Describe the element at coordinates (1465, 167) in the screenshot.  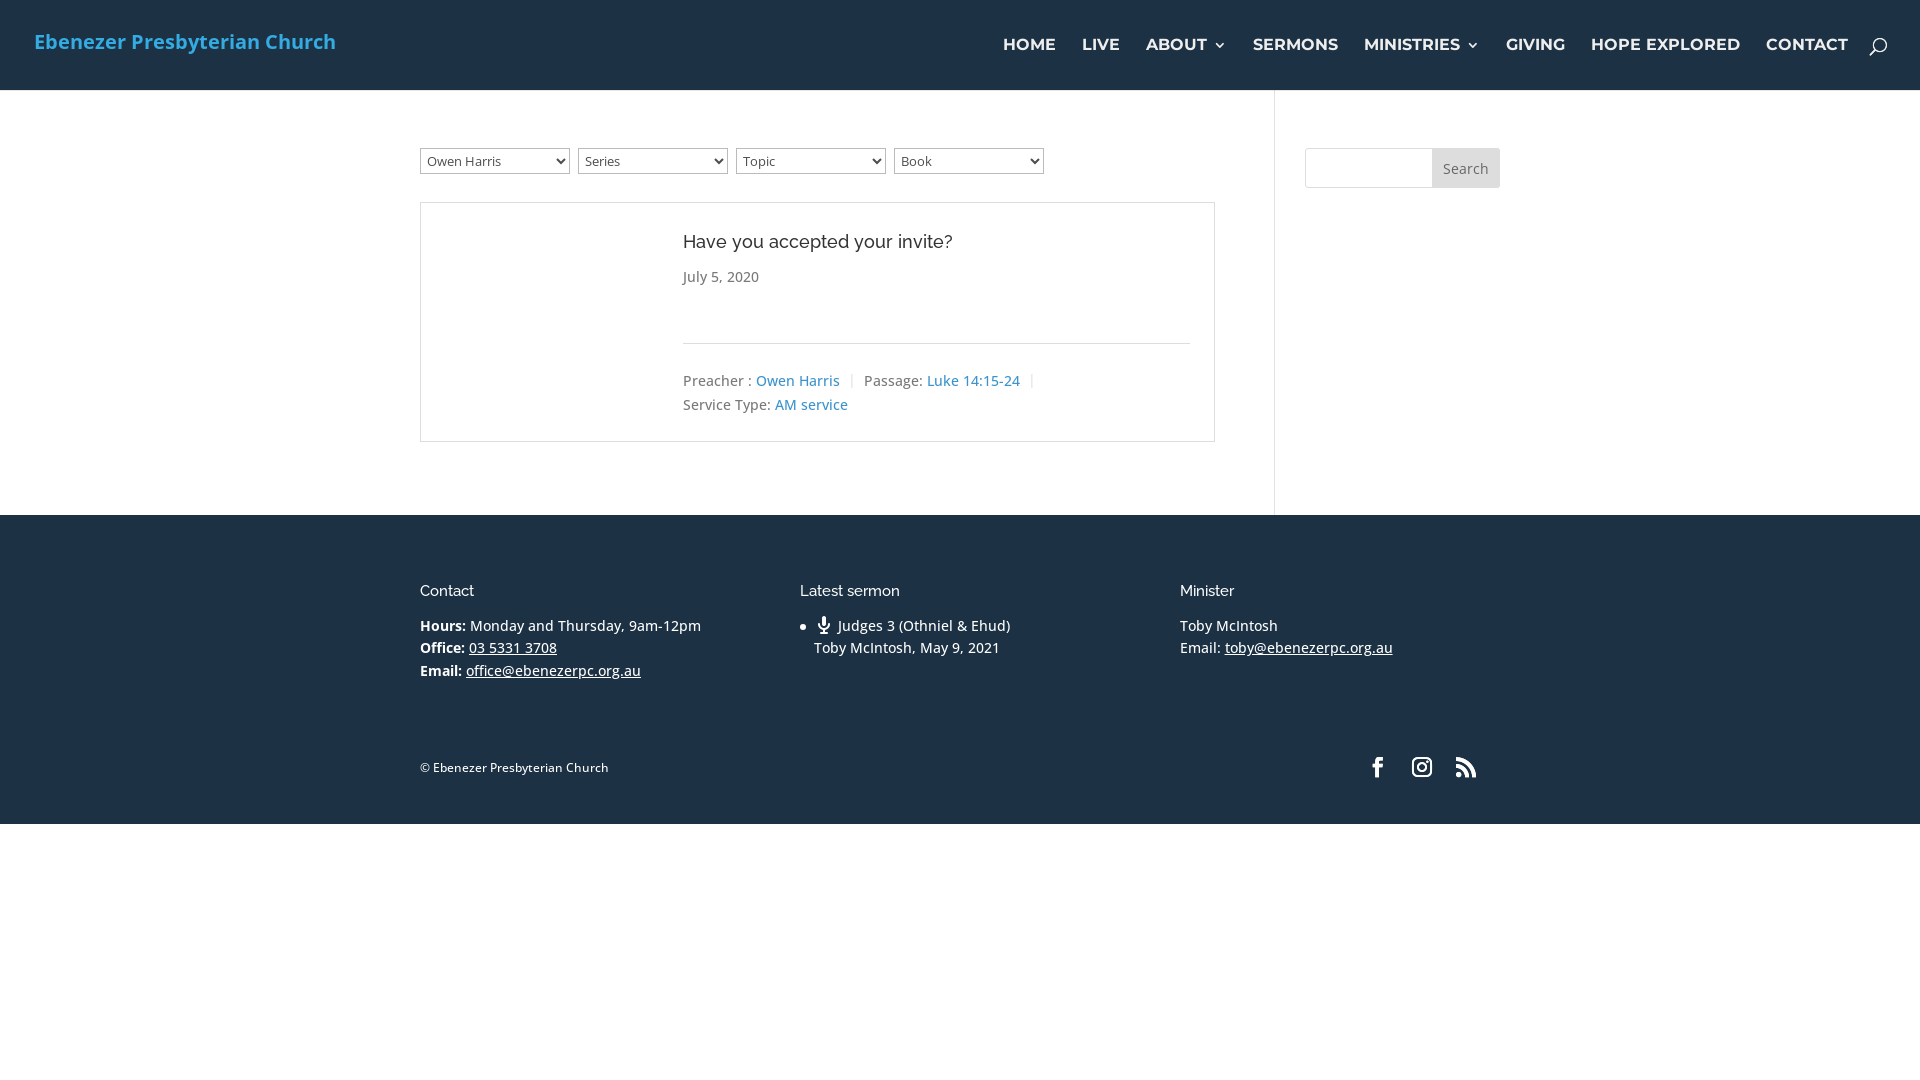
I see `'Search'` at that location.